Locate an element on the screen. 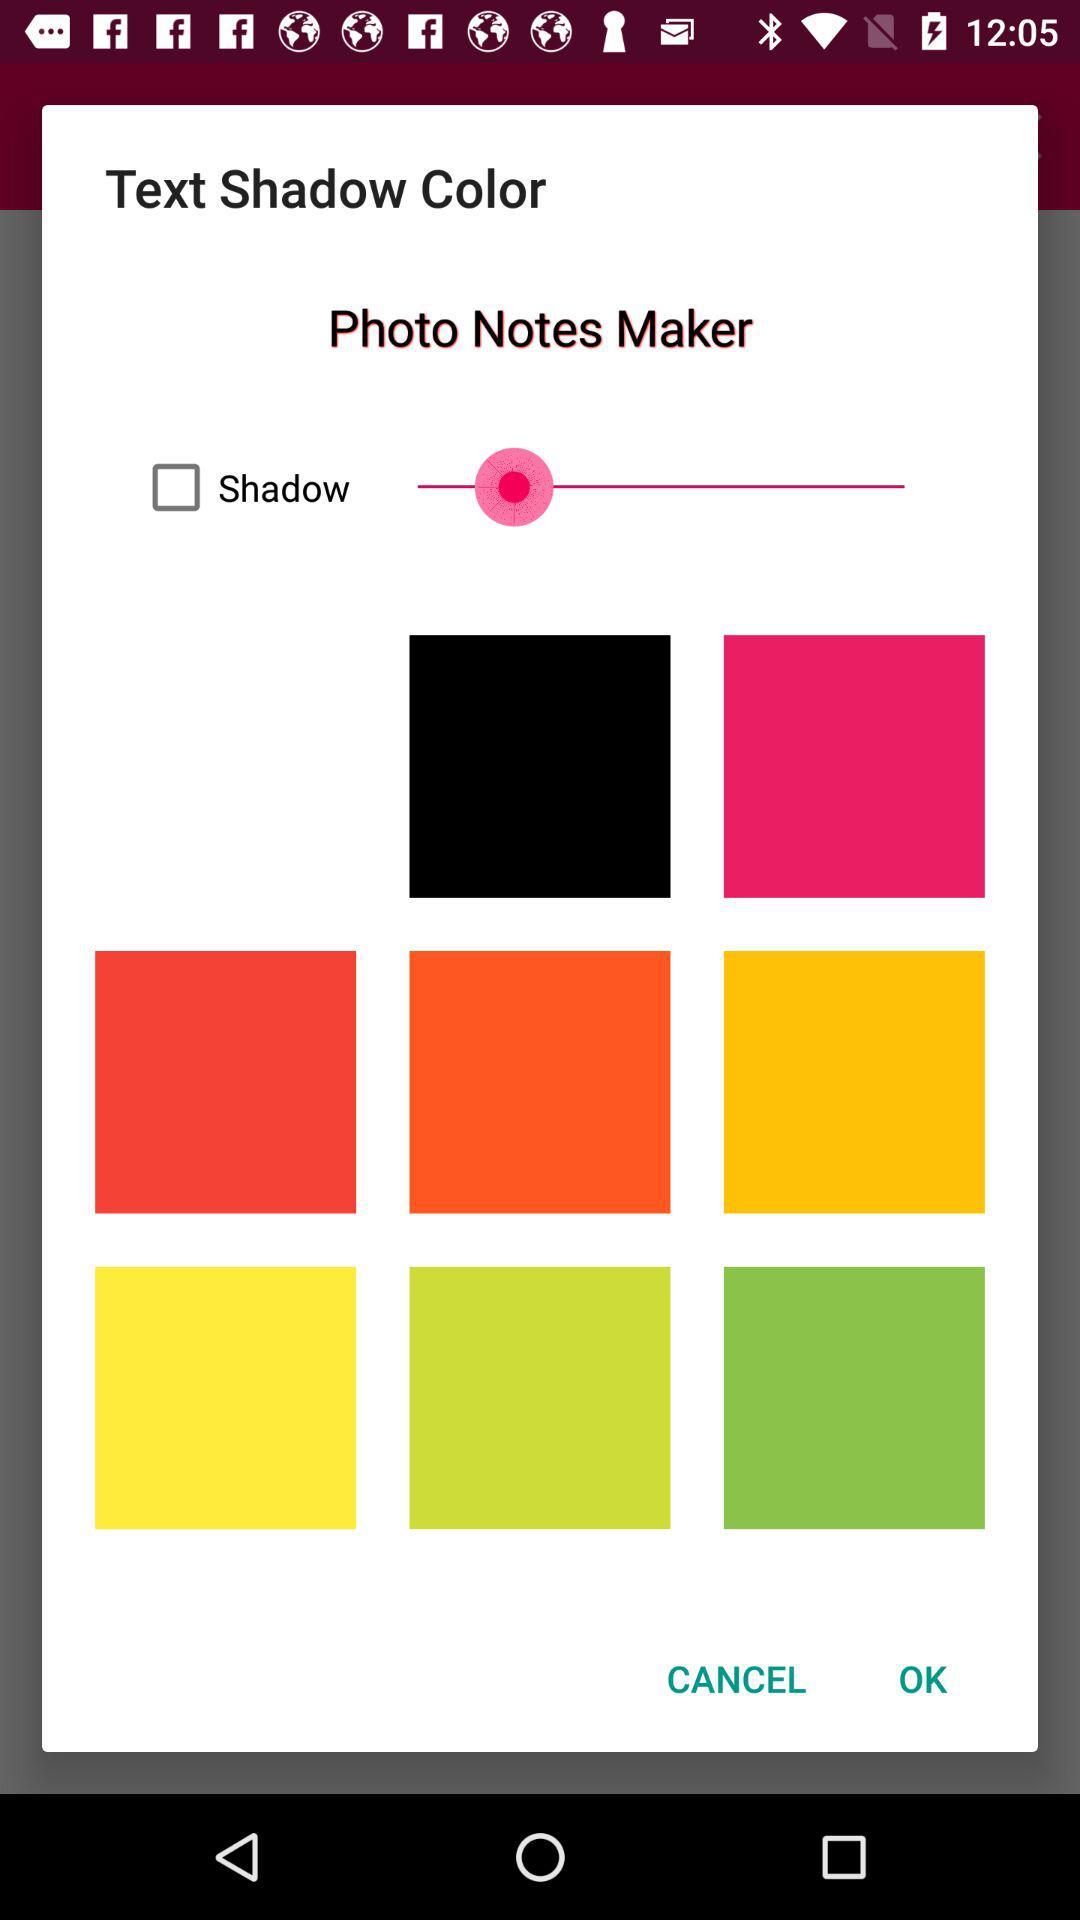 This screenshot has width=1080, height=1920. item next to the cancel item is located at coordinates (922, 1678).